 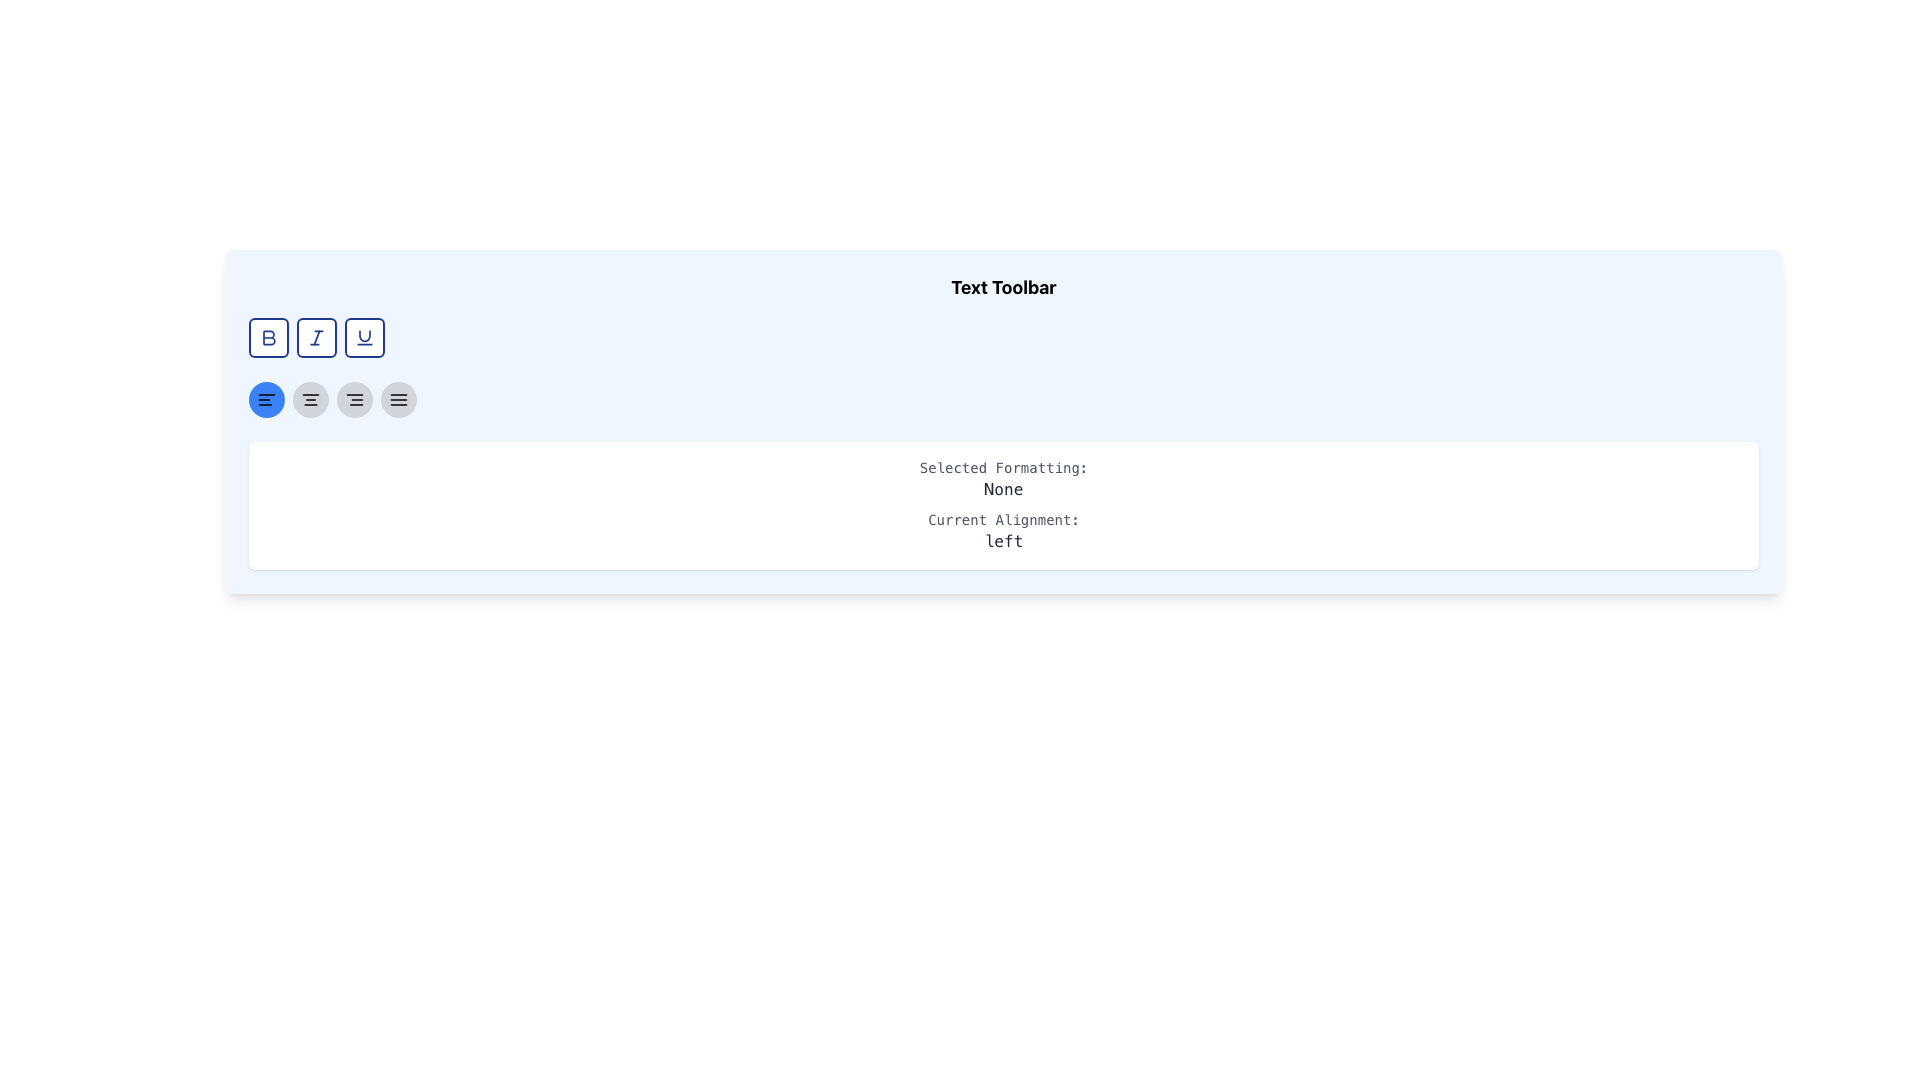 What do you see at coordinates (315, 337) in the screenshot?
I see `the diagonal line of the italic formatting icon, which is part of the 'Italic' symbol located in the second position of the top row of the toolbar` at bounding box center [315, 337].